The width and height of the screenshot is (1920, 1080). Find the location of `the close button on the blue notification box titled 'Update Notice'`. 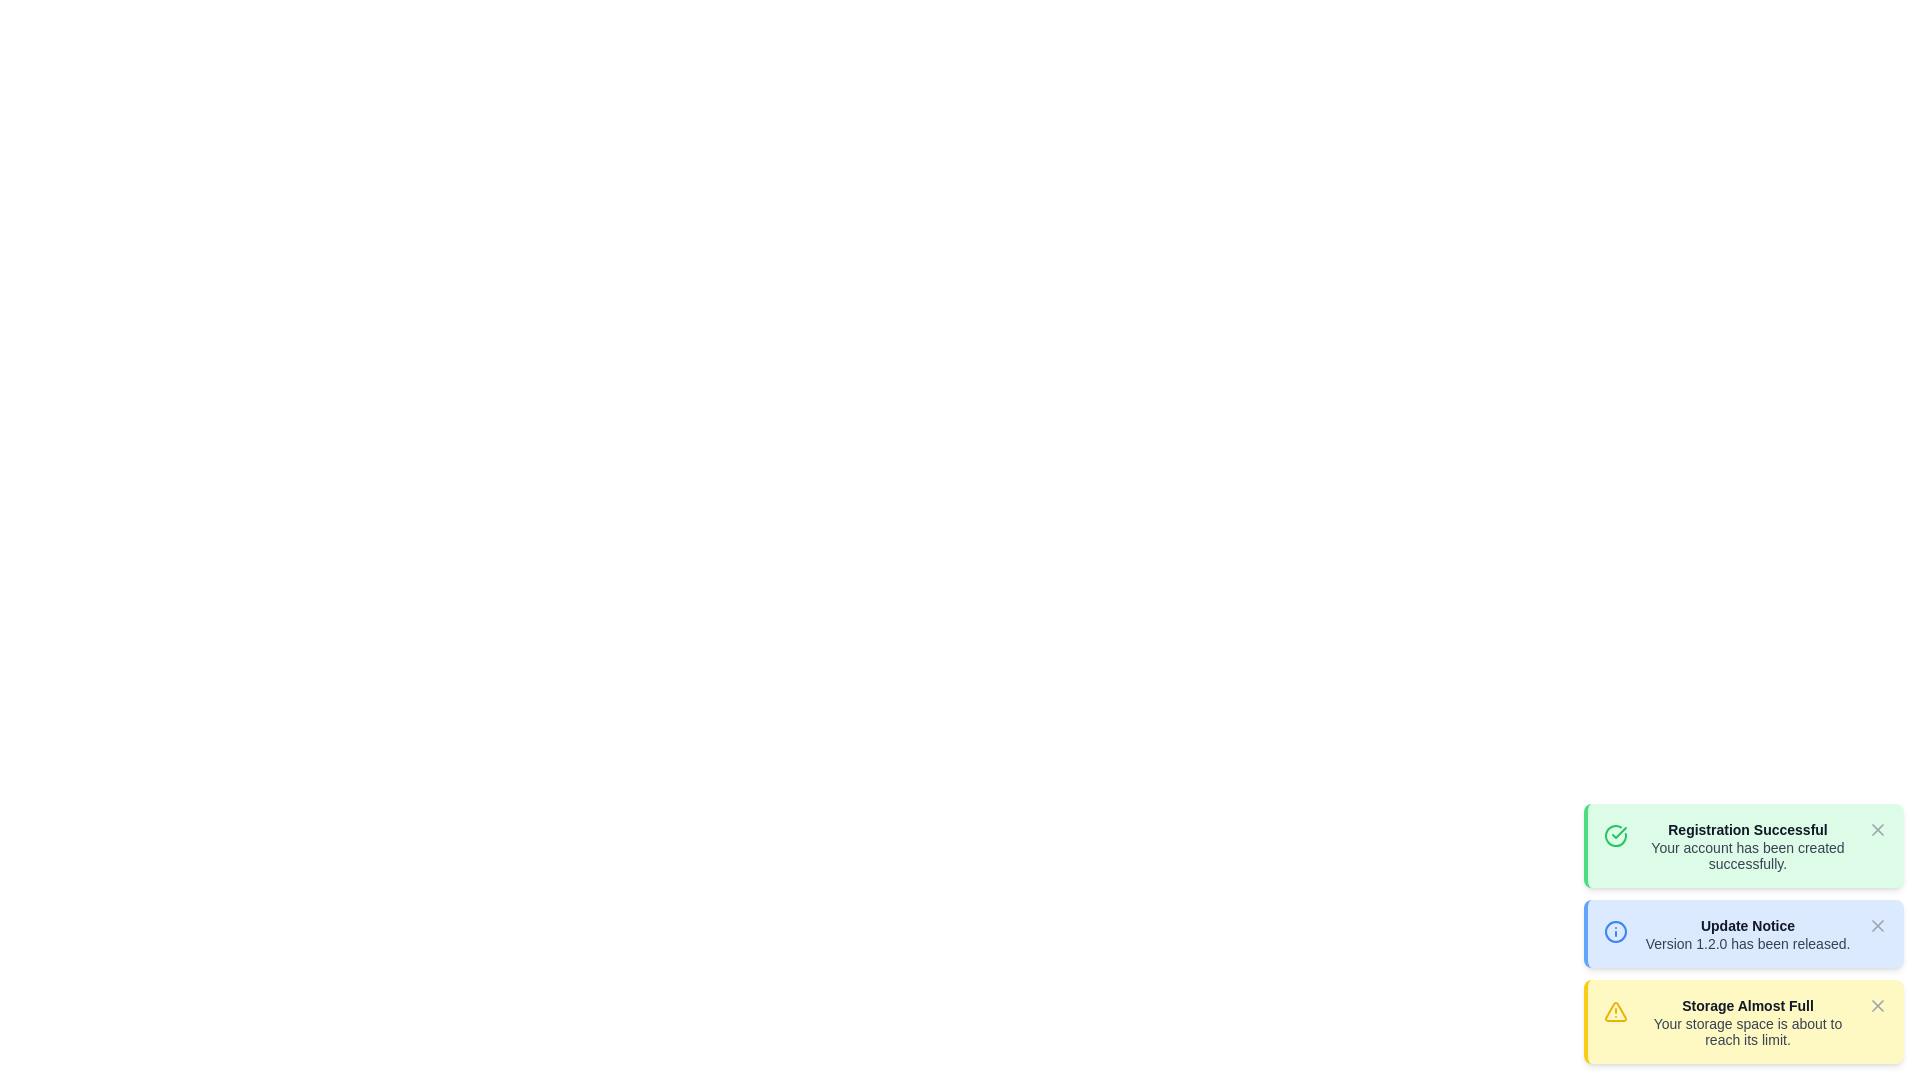

the close button on the blue notification box titled 'Update Notice' is located at coordinates (1742, 933).